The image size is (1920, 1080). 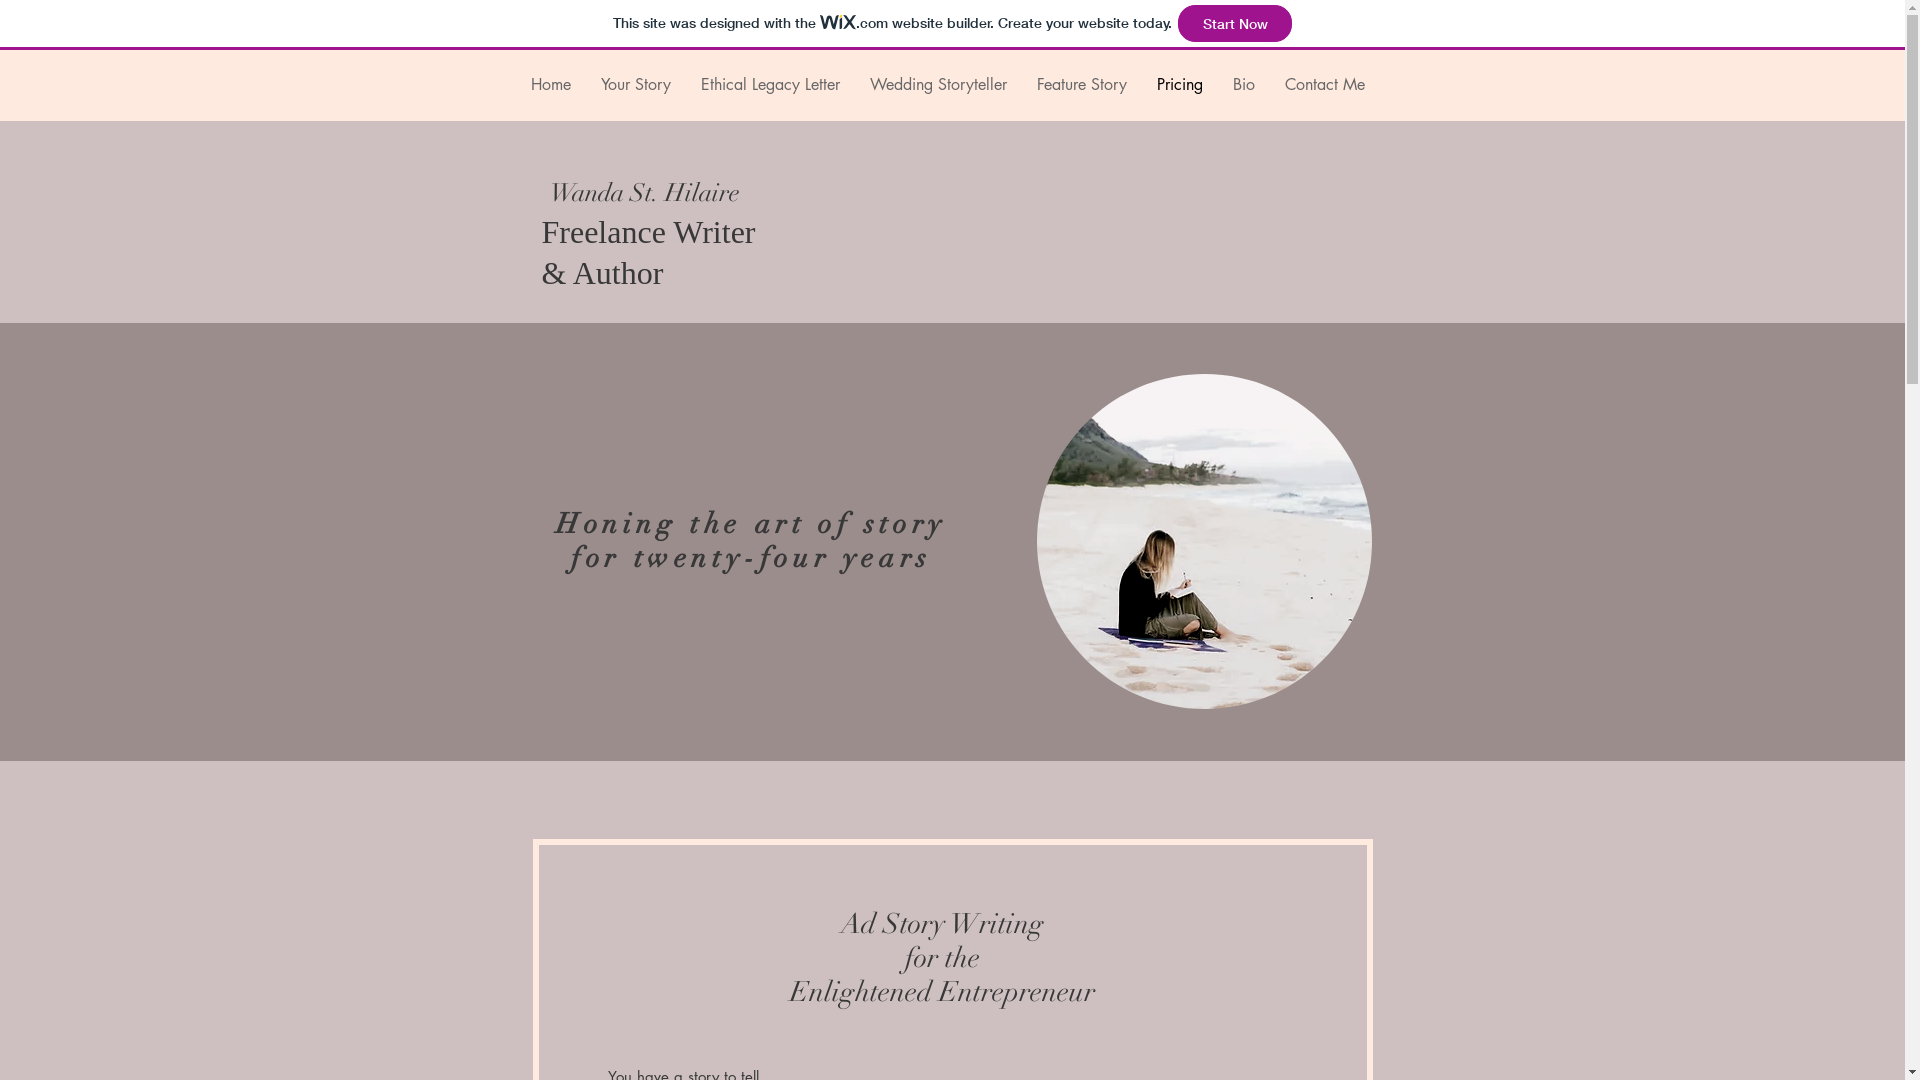 What do you see at coordinates (1180, 83) in the screenshot?
I see `'Pricing'` at bounding box center [1180, 83].